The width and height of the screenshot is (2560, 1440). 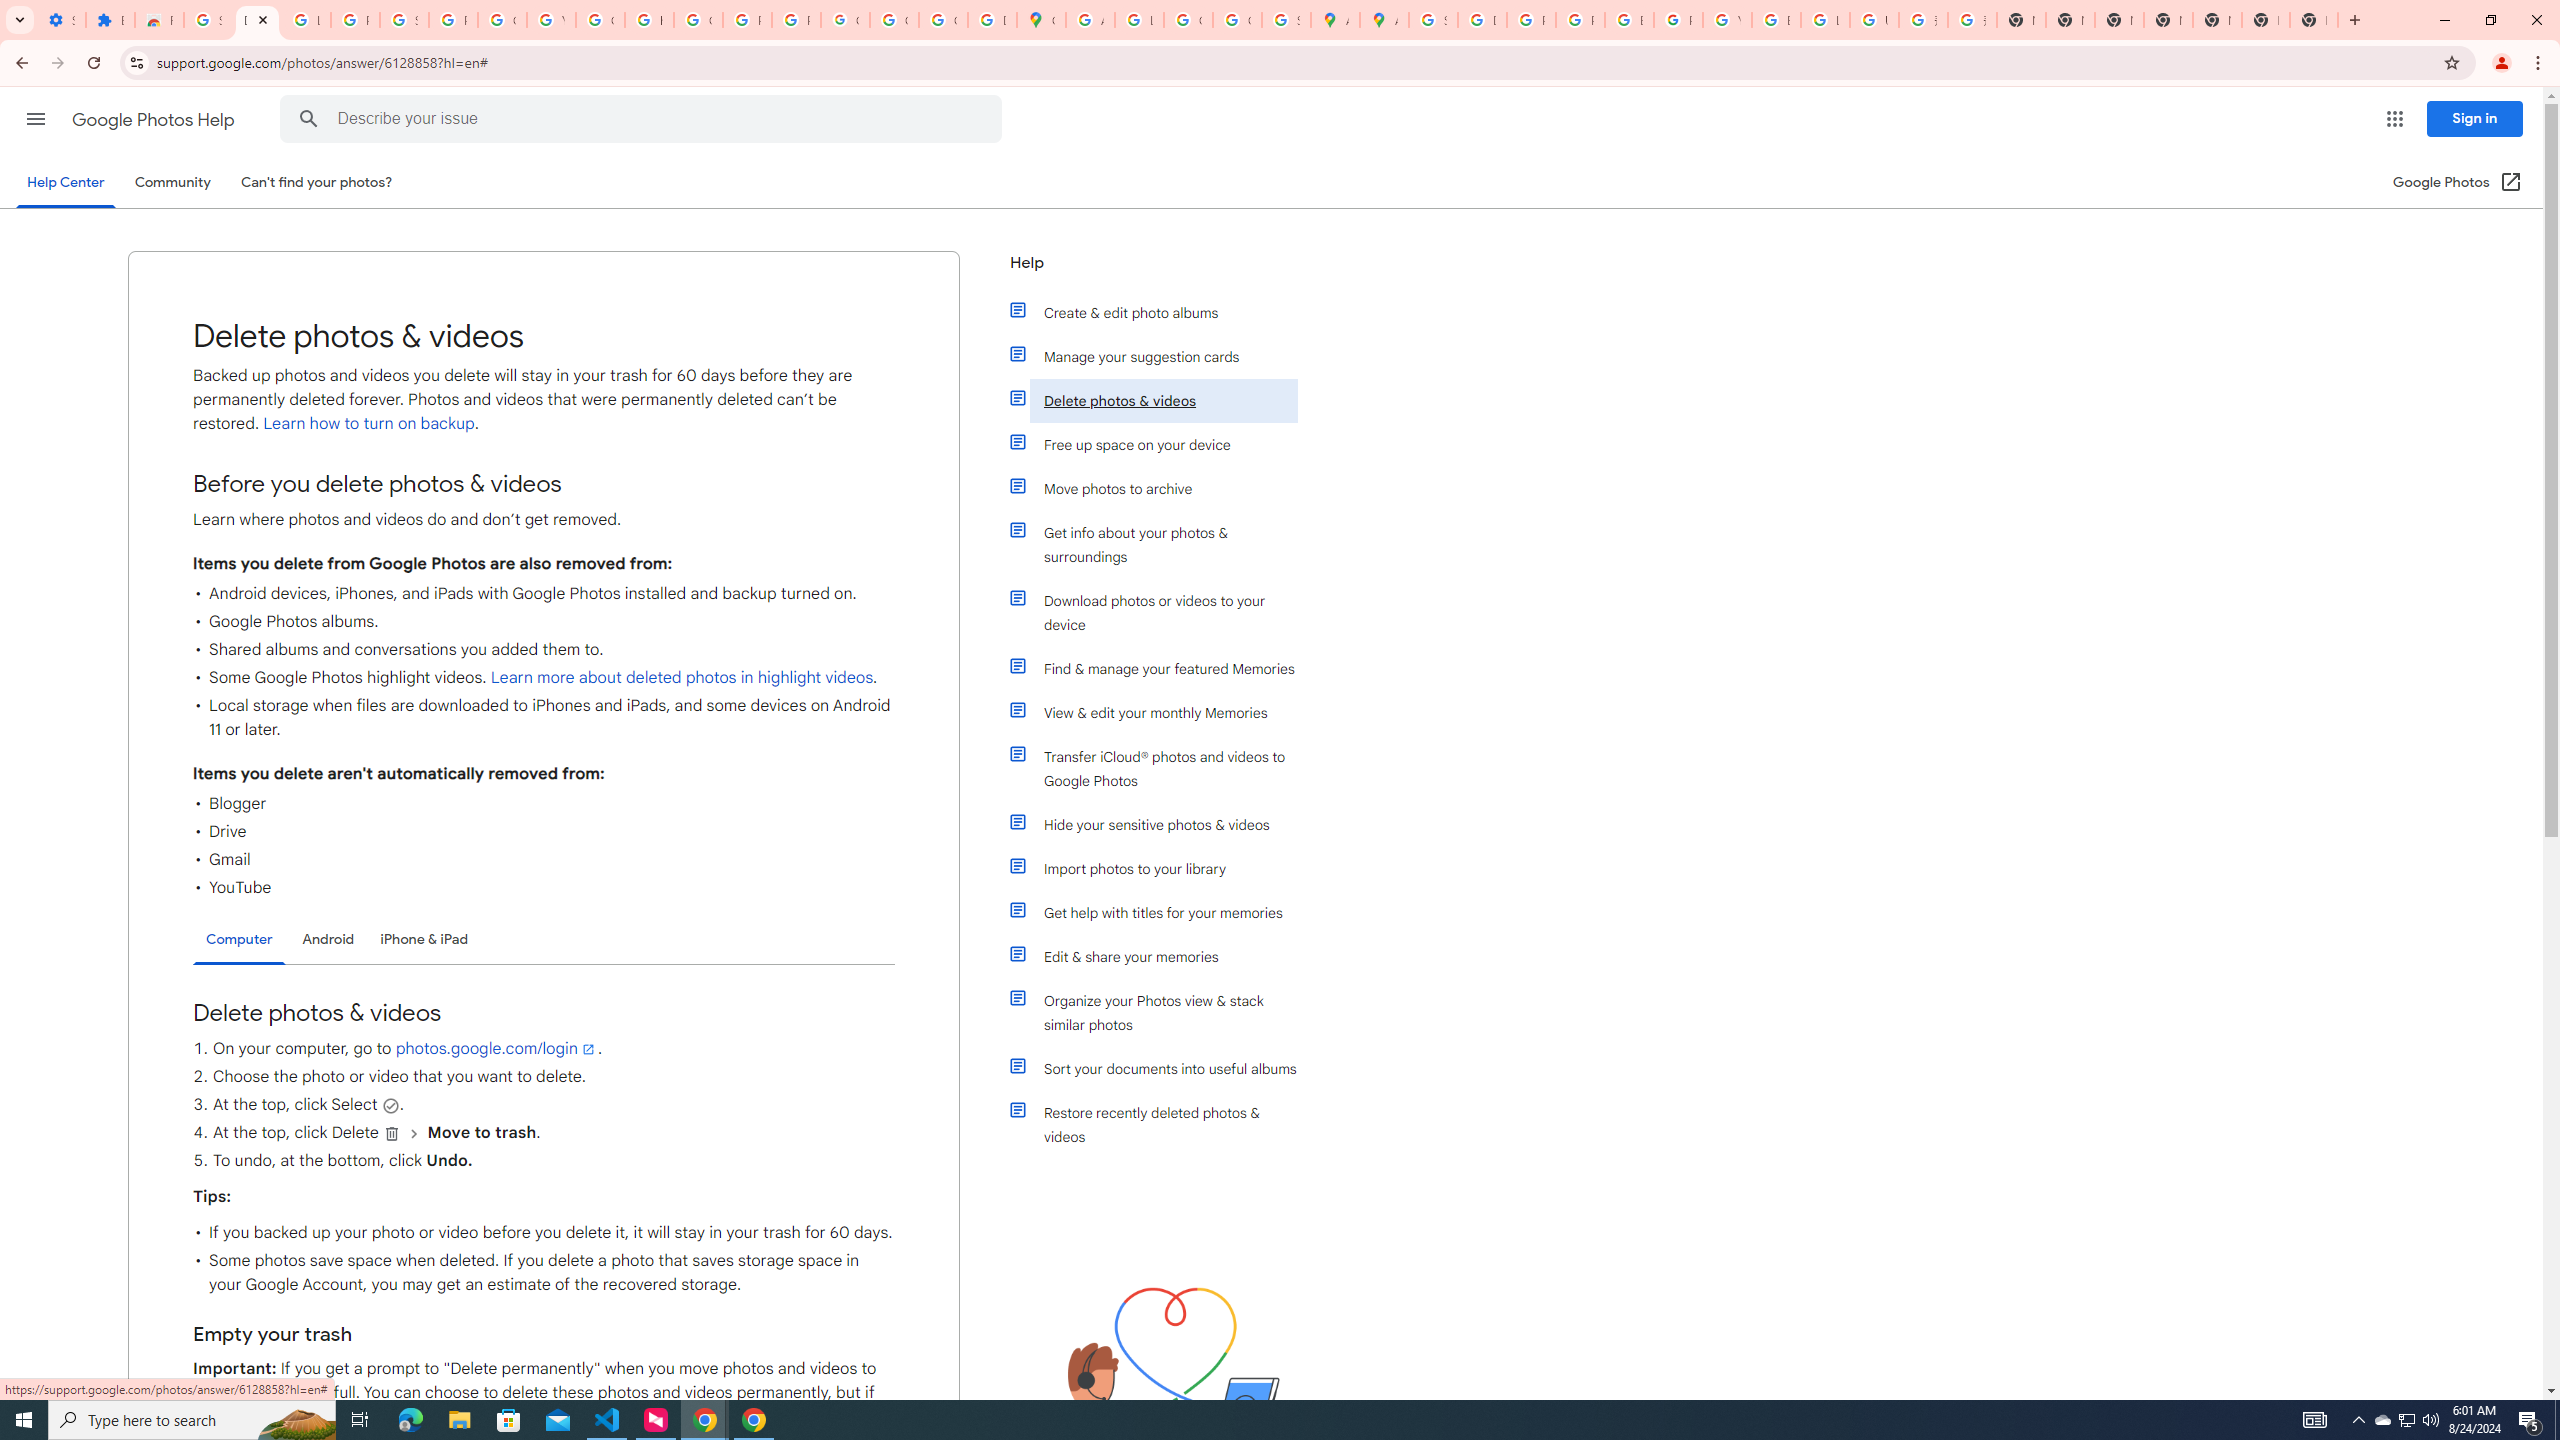 I want to click on 'Privacy Help Center - Policies Help', so click(x=1529, y=19).